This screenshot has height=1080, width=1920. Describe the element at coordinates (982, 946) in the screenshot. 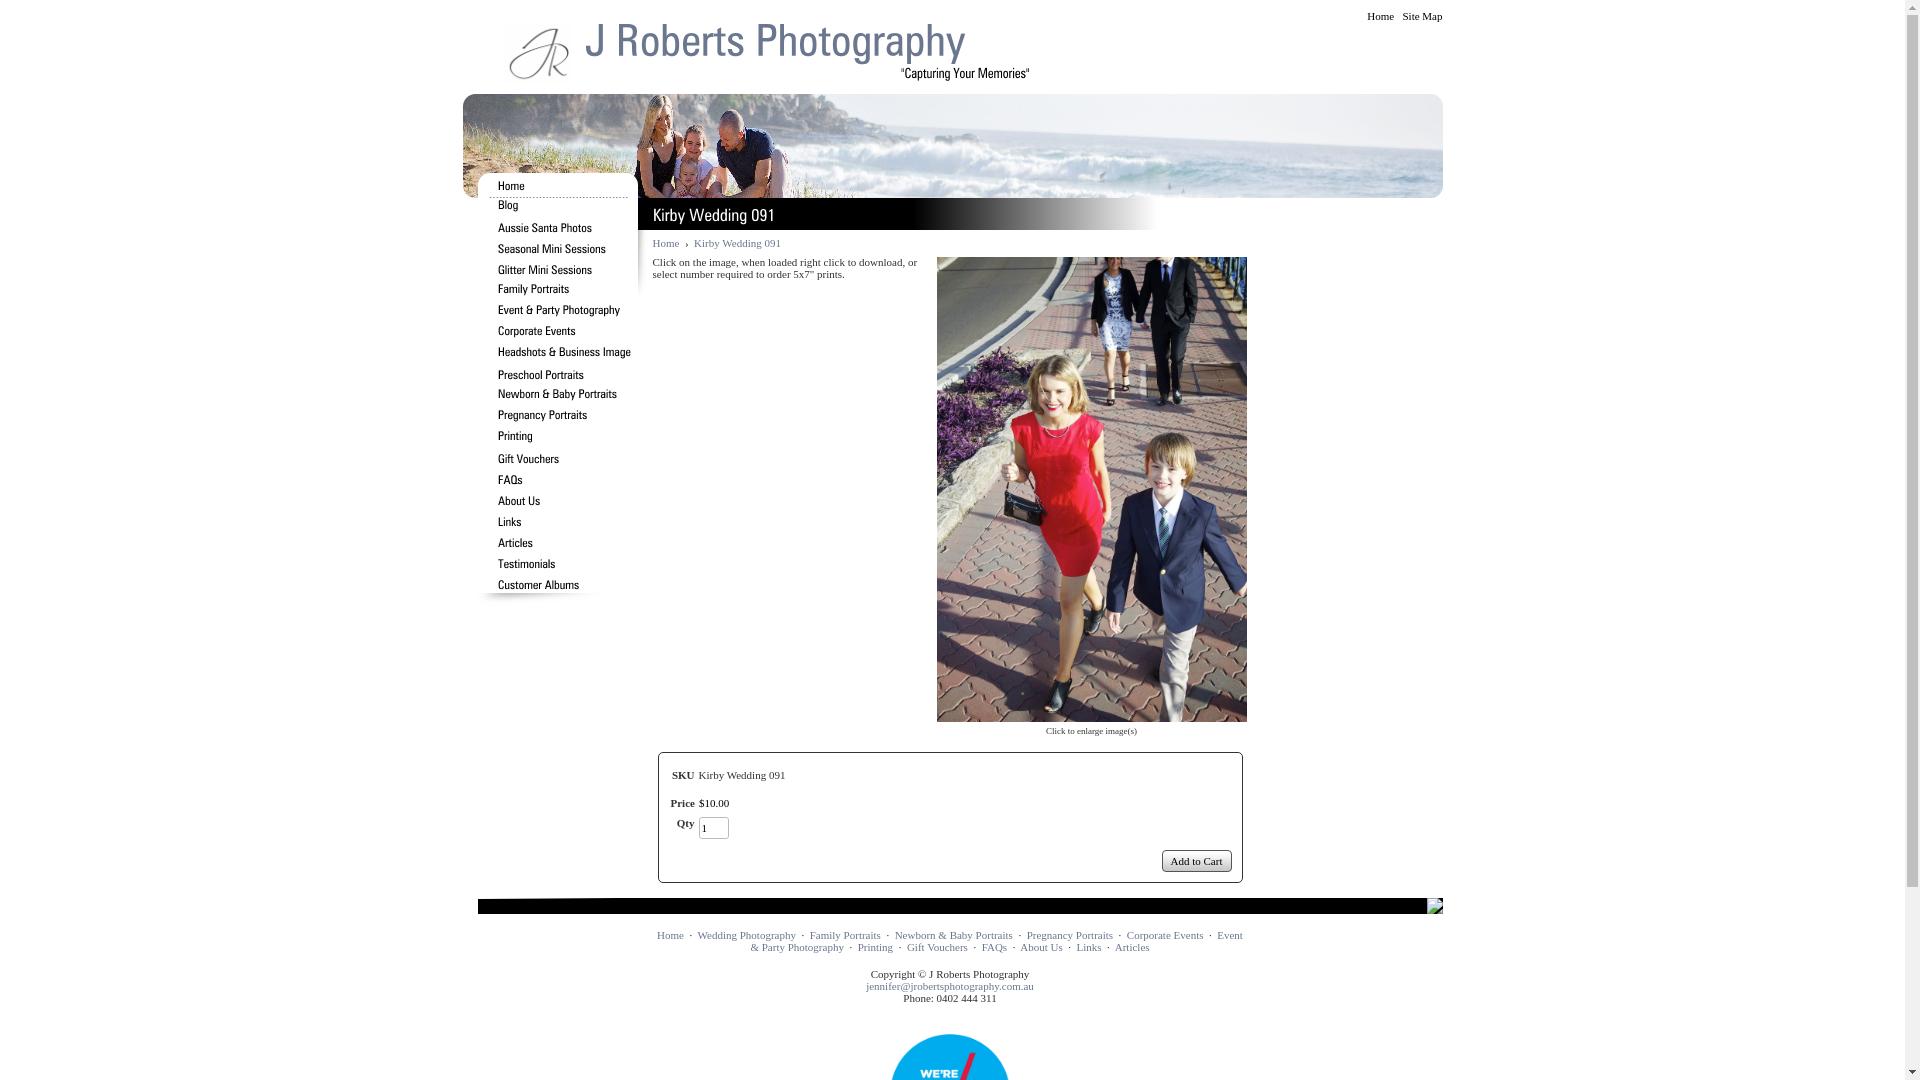

I see `'FAQs'` at that location.